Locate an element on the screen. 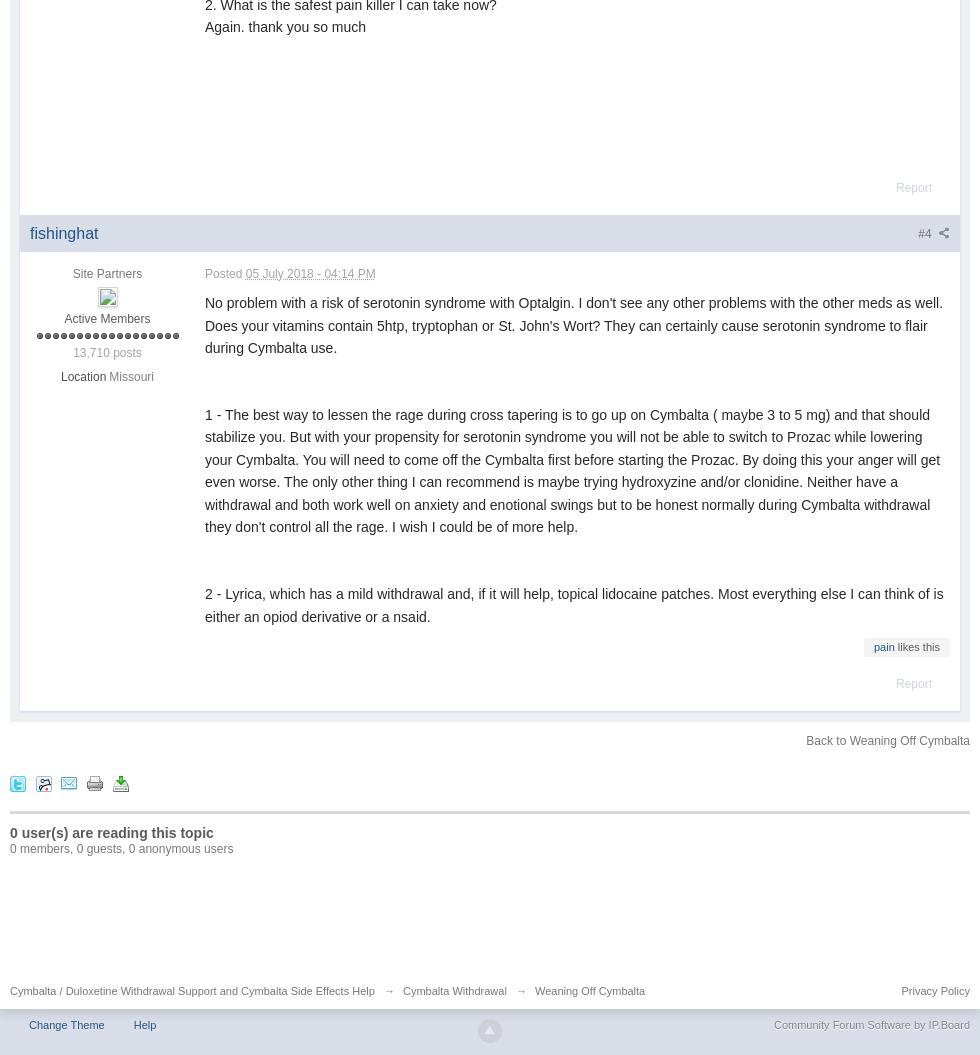 The image size is (980, 1055). '0 user(s) are reading this topic' is located at coordinates (111, 833).